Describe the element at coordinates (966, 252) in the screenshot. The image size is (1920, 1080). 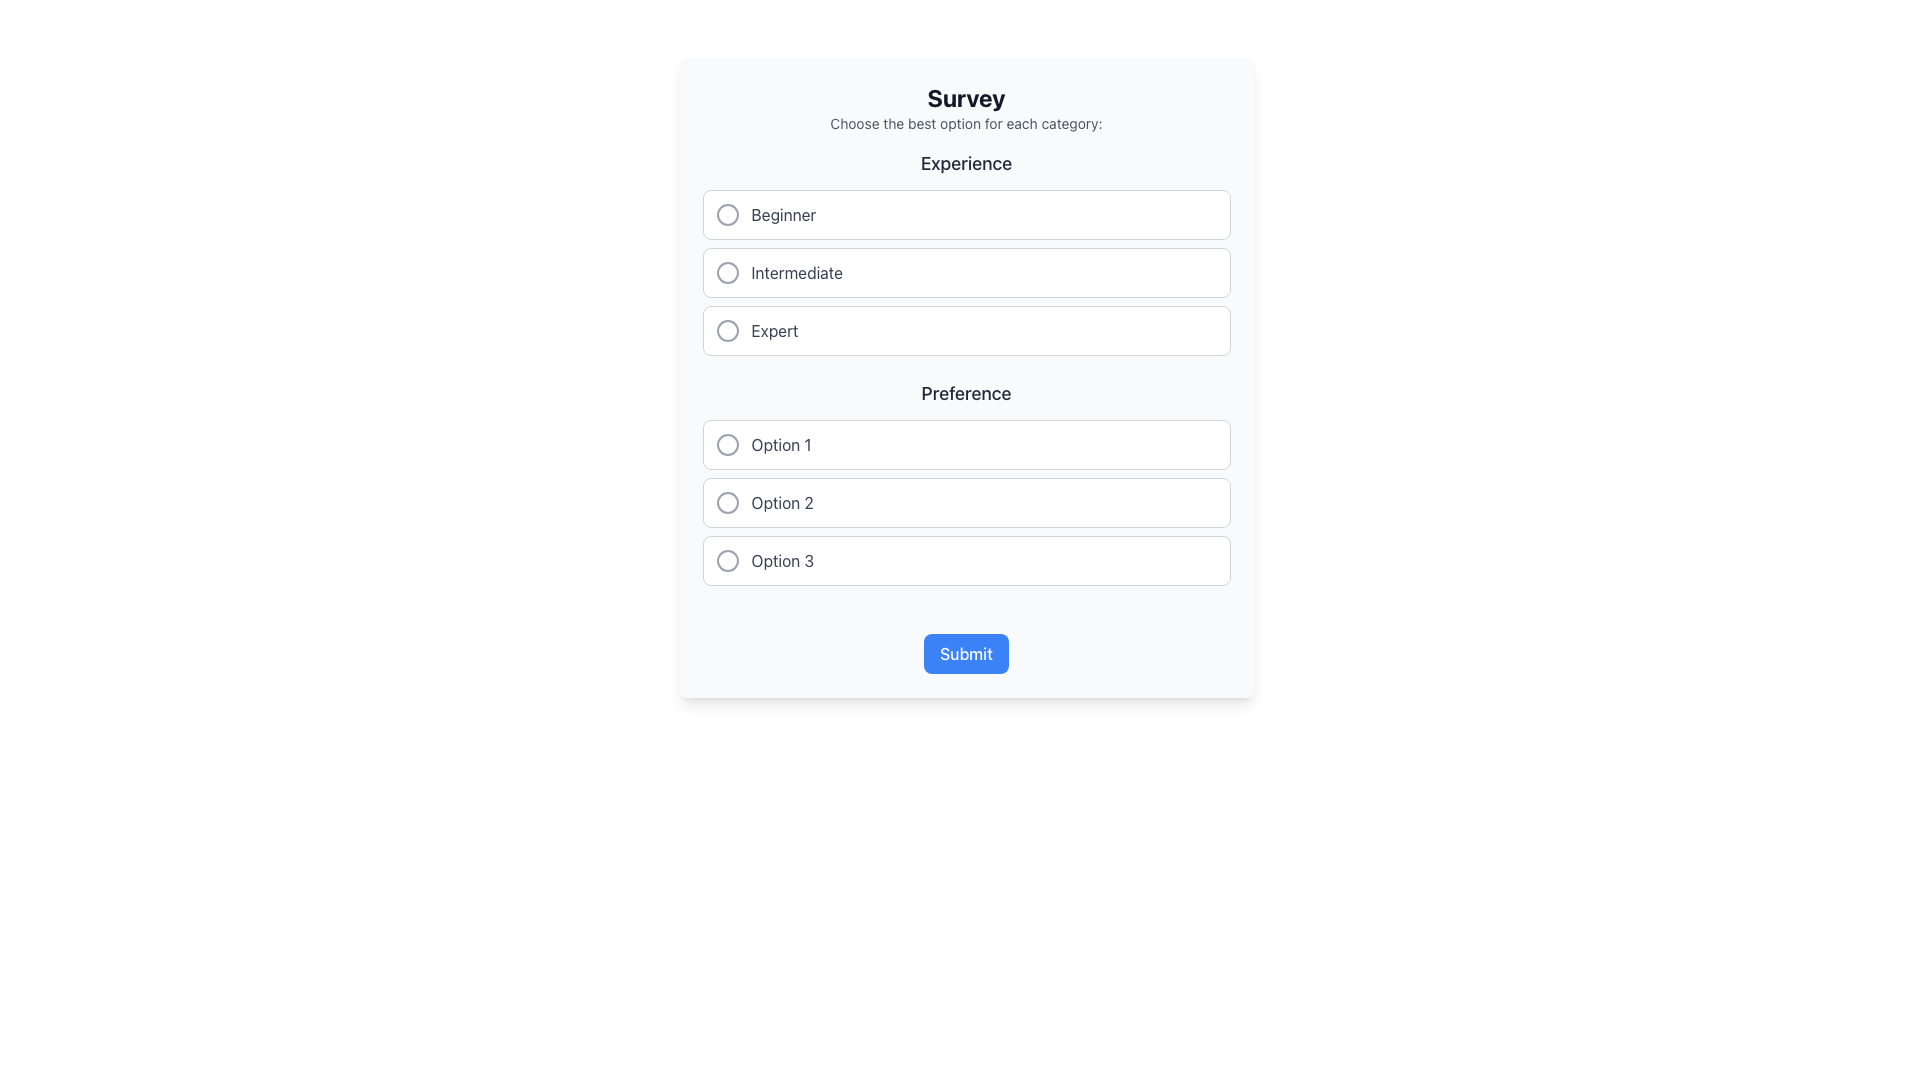
I see `the radio button group labeled 'Experience' containing options 'Beginner', 'Intermediate', and 'Expert'` at that location.